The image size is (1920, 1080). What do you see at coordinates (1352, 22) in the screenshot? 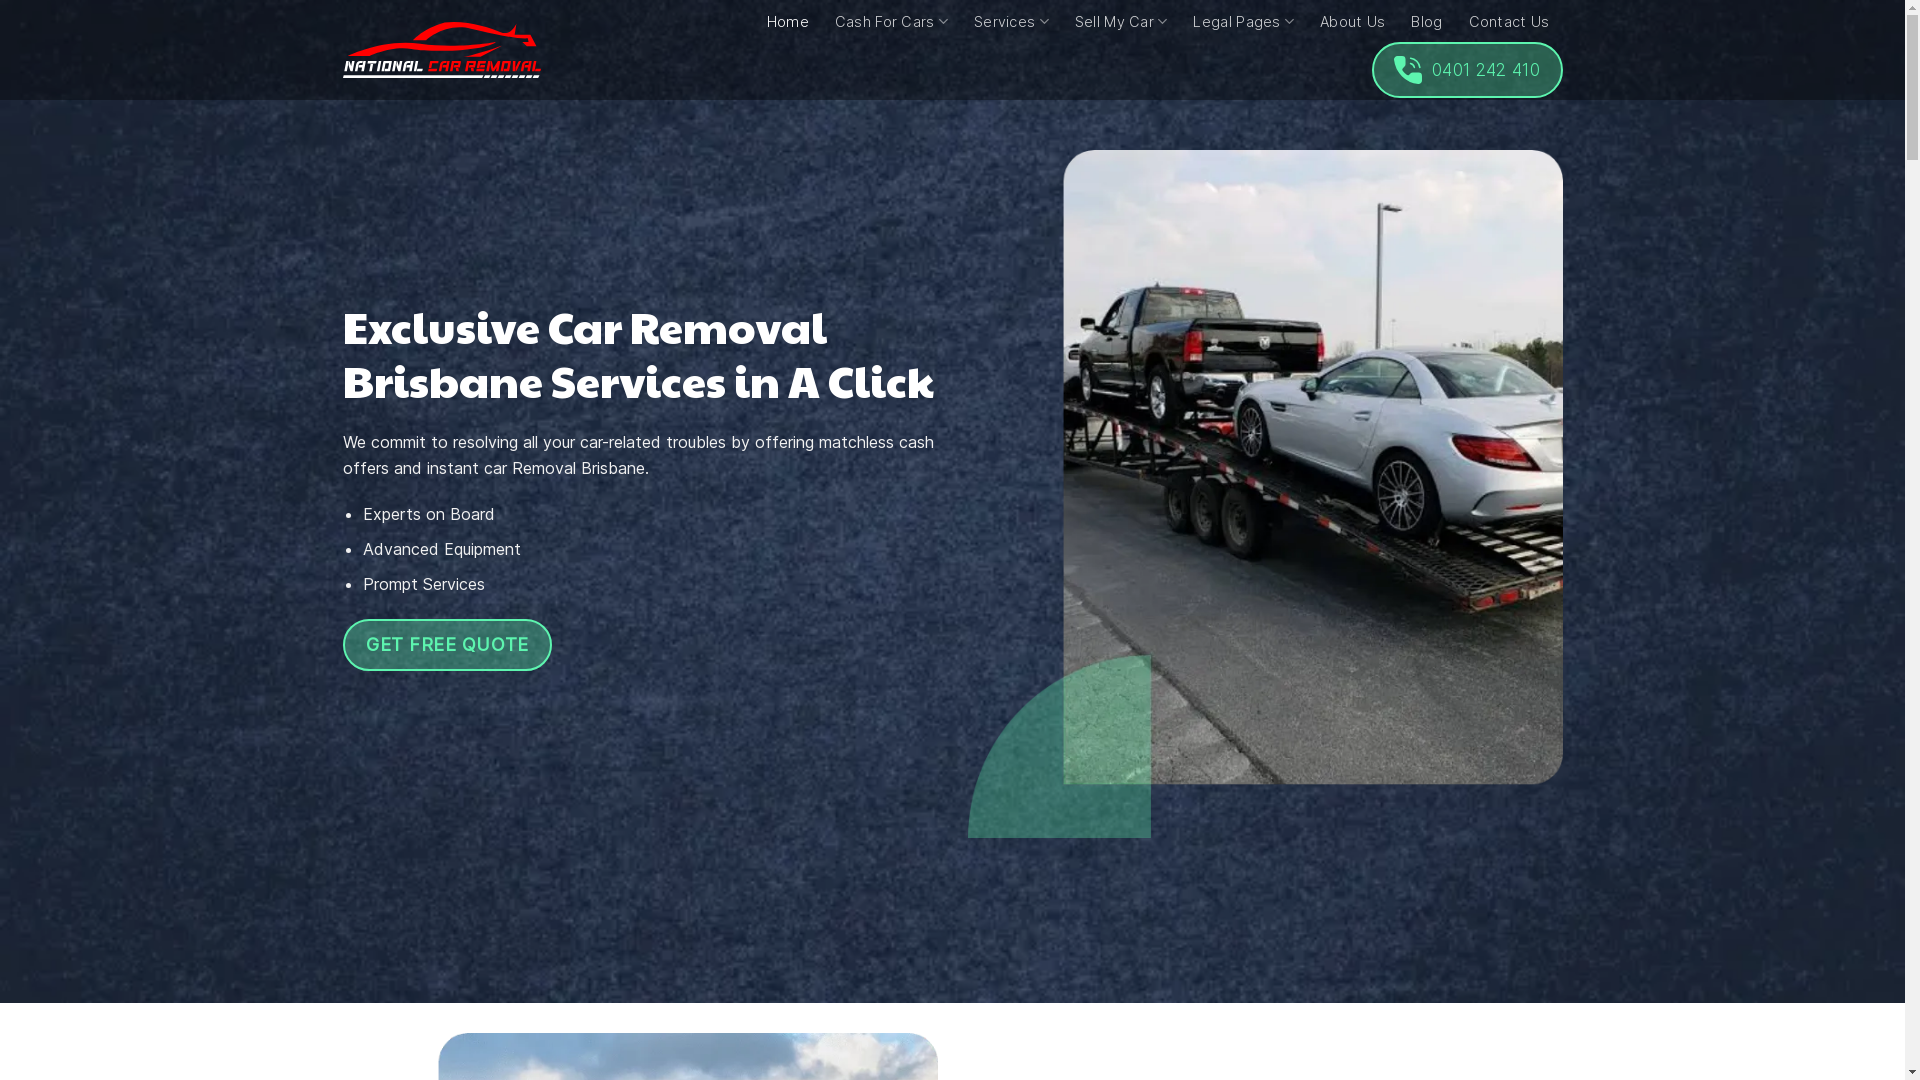
I see `'About Us'` at bounding box center [1352, 22].